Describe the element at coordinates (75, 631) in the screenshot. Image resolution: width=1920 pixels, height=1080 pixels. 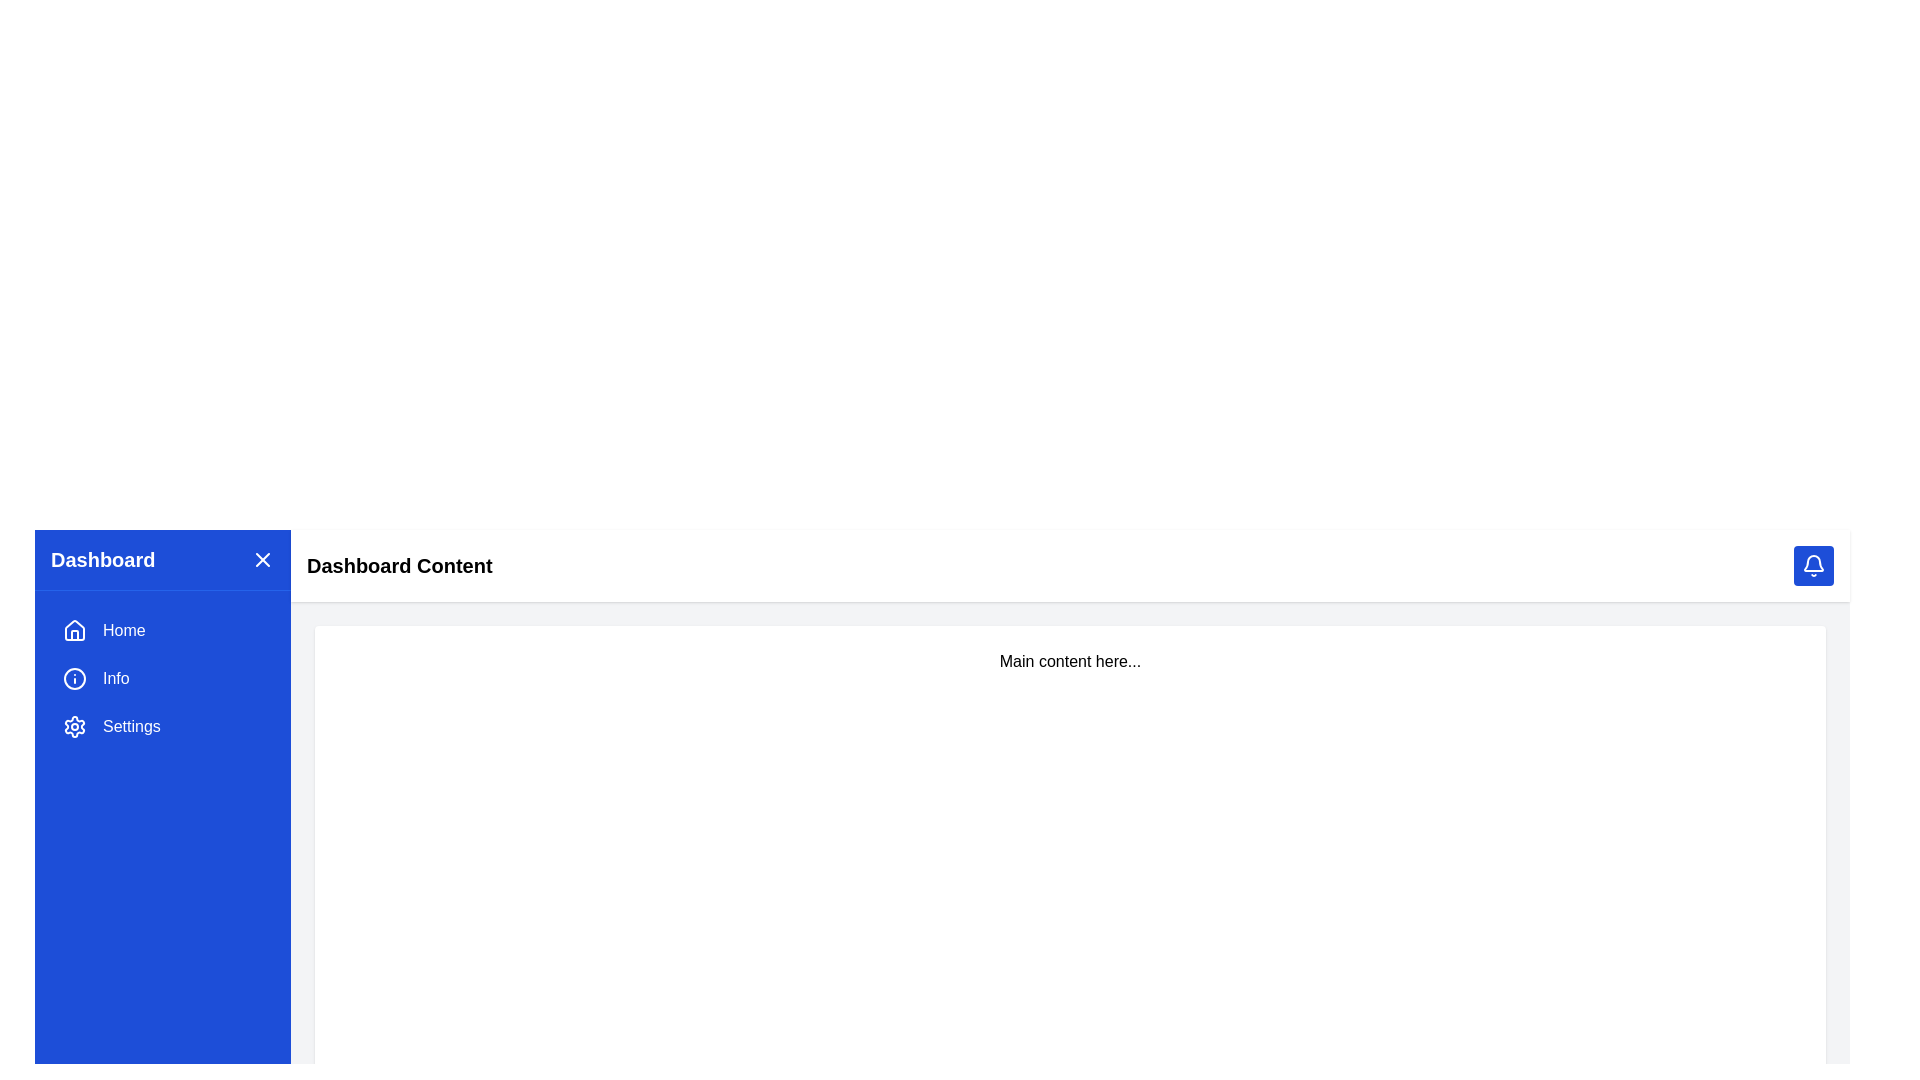
I see `the house-shaped icon in the left navigation panel, next to the 'Home' text` at that location.